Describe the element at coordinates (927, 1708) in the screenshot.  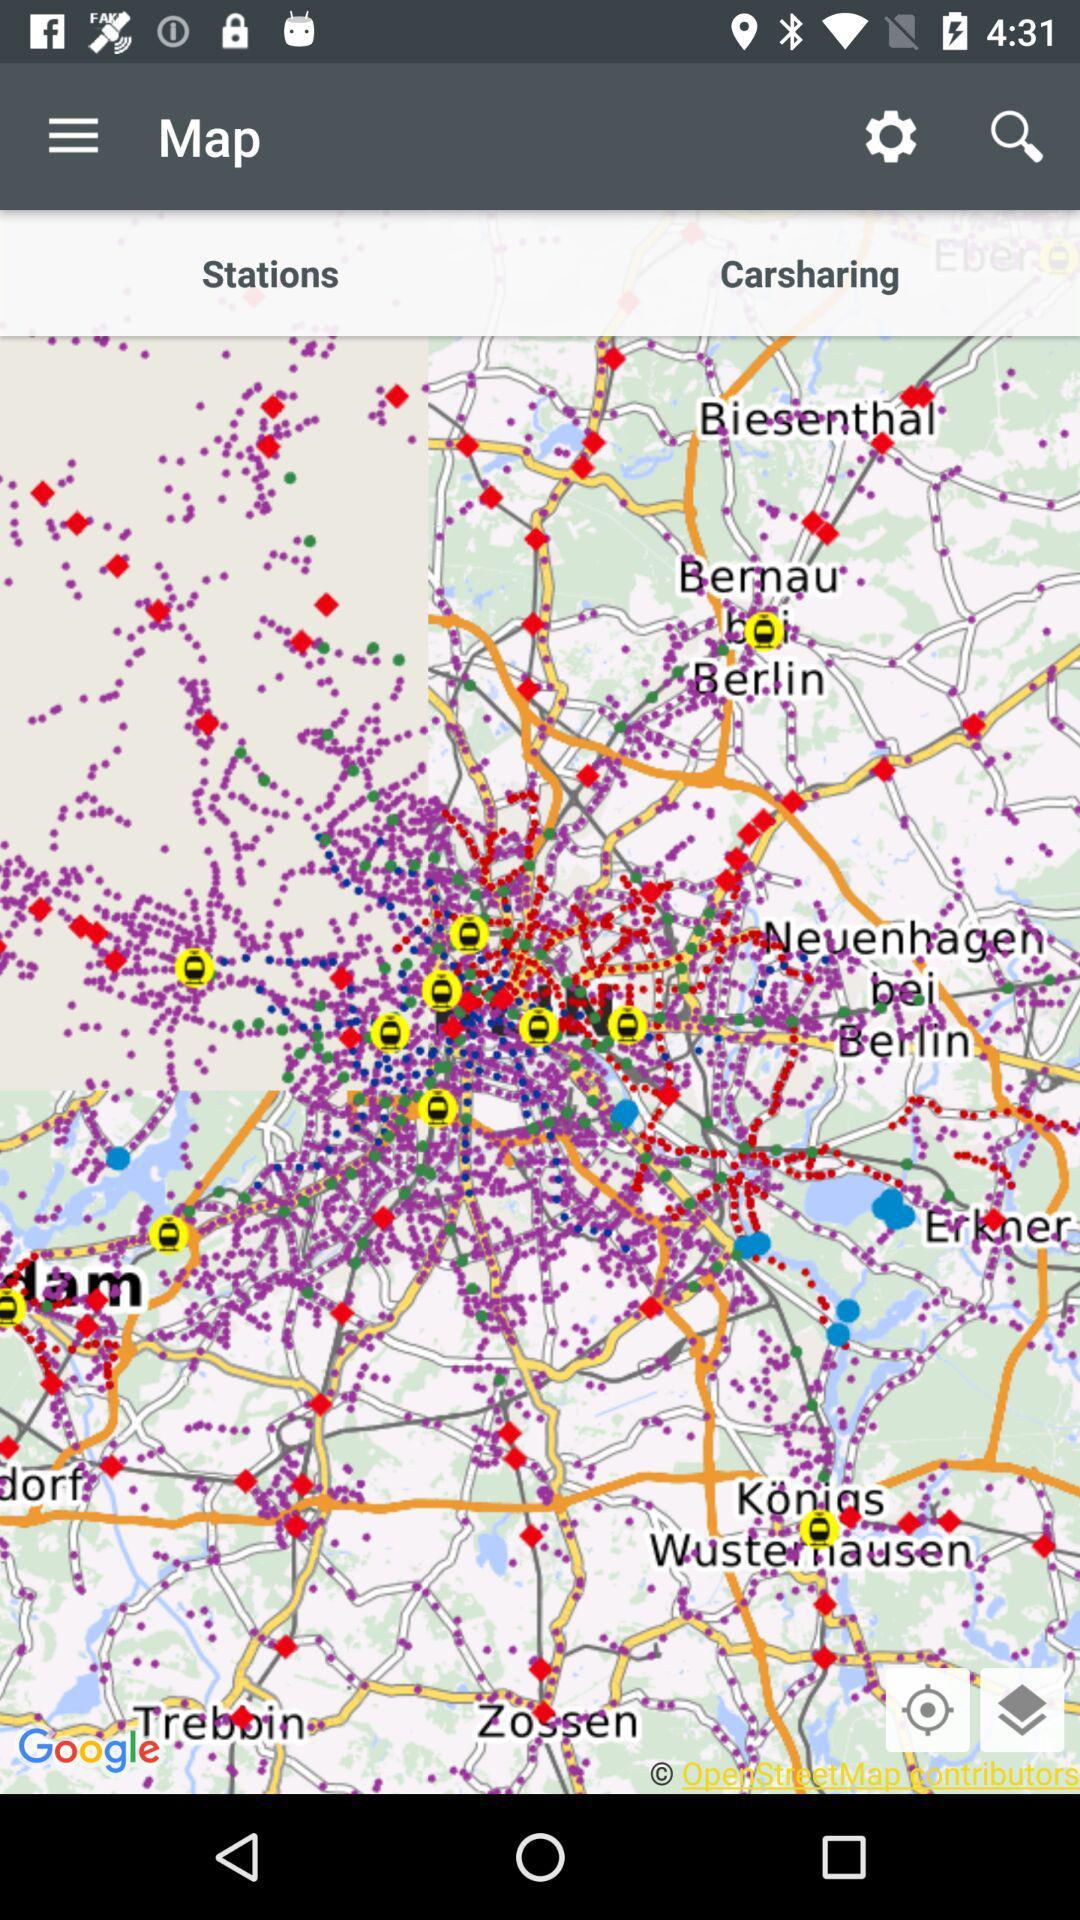
I see `the location_crosshair icon` at that location.